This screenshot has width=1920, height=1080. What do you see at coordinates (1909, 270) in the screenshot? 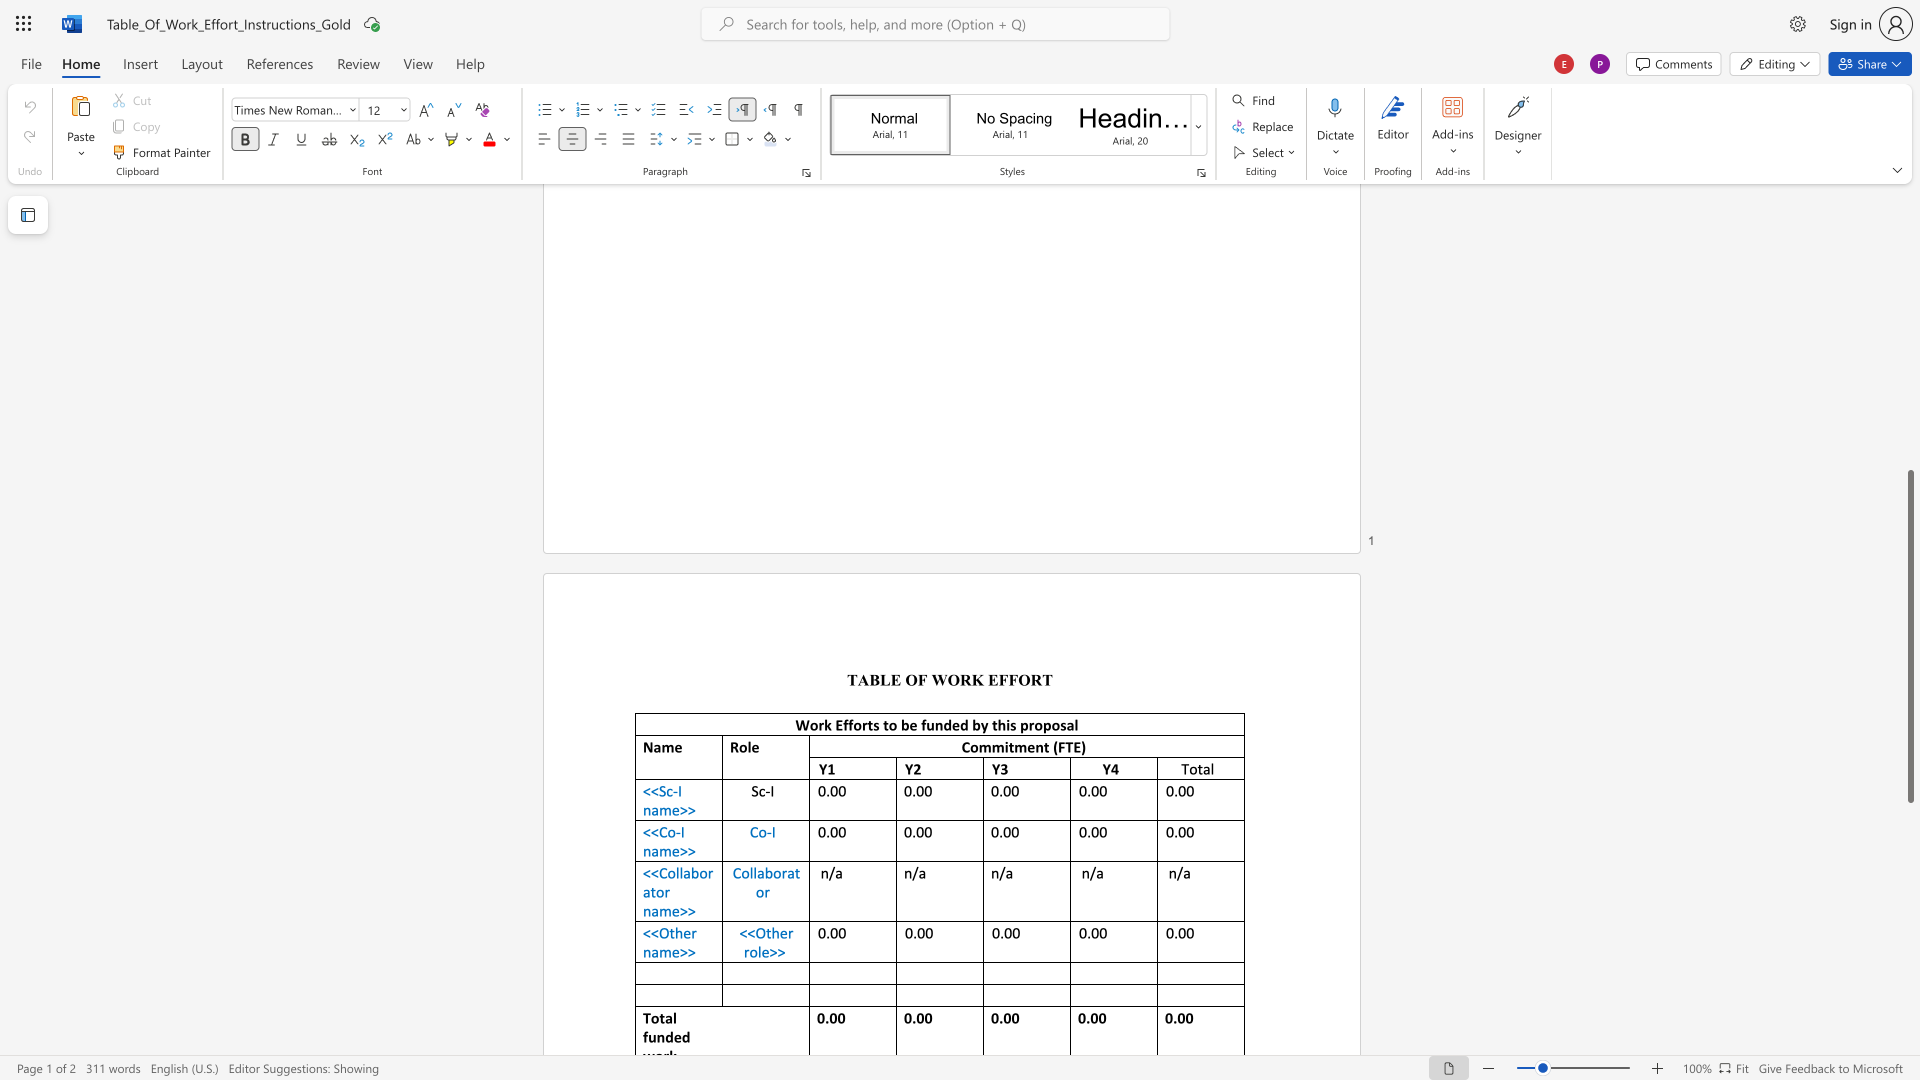
I see `the side scrollbar to bring the page up` at bounding box center [1909, 270].